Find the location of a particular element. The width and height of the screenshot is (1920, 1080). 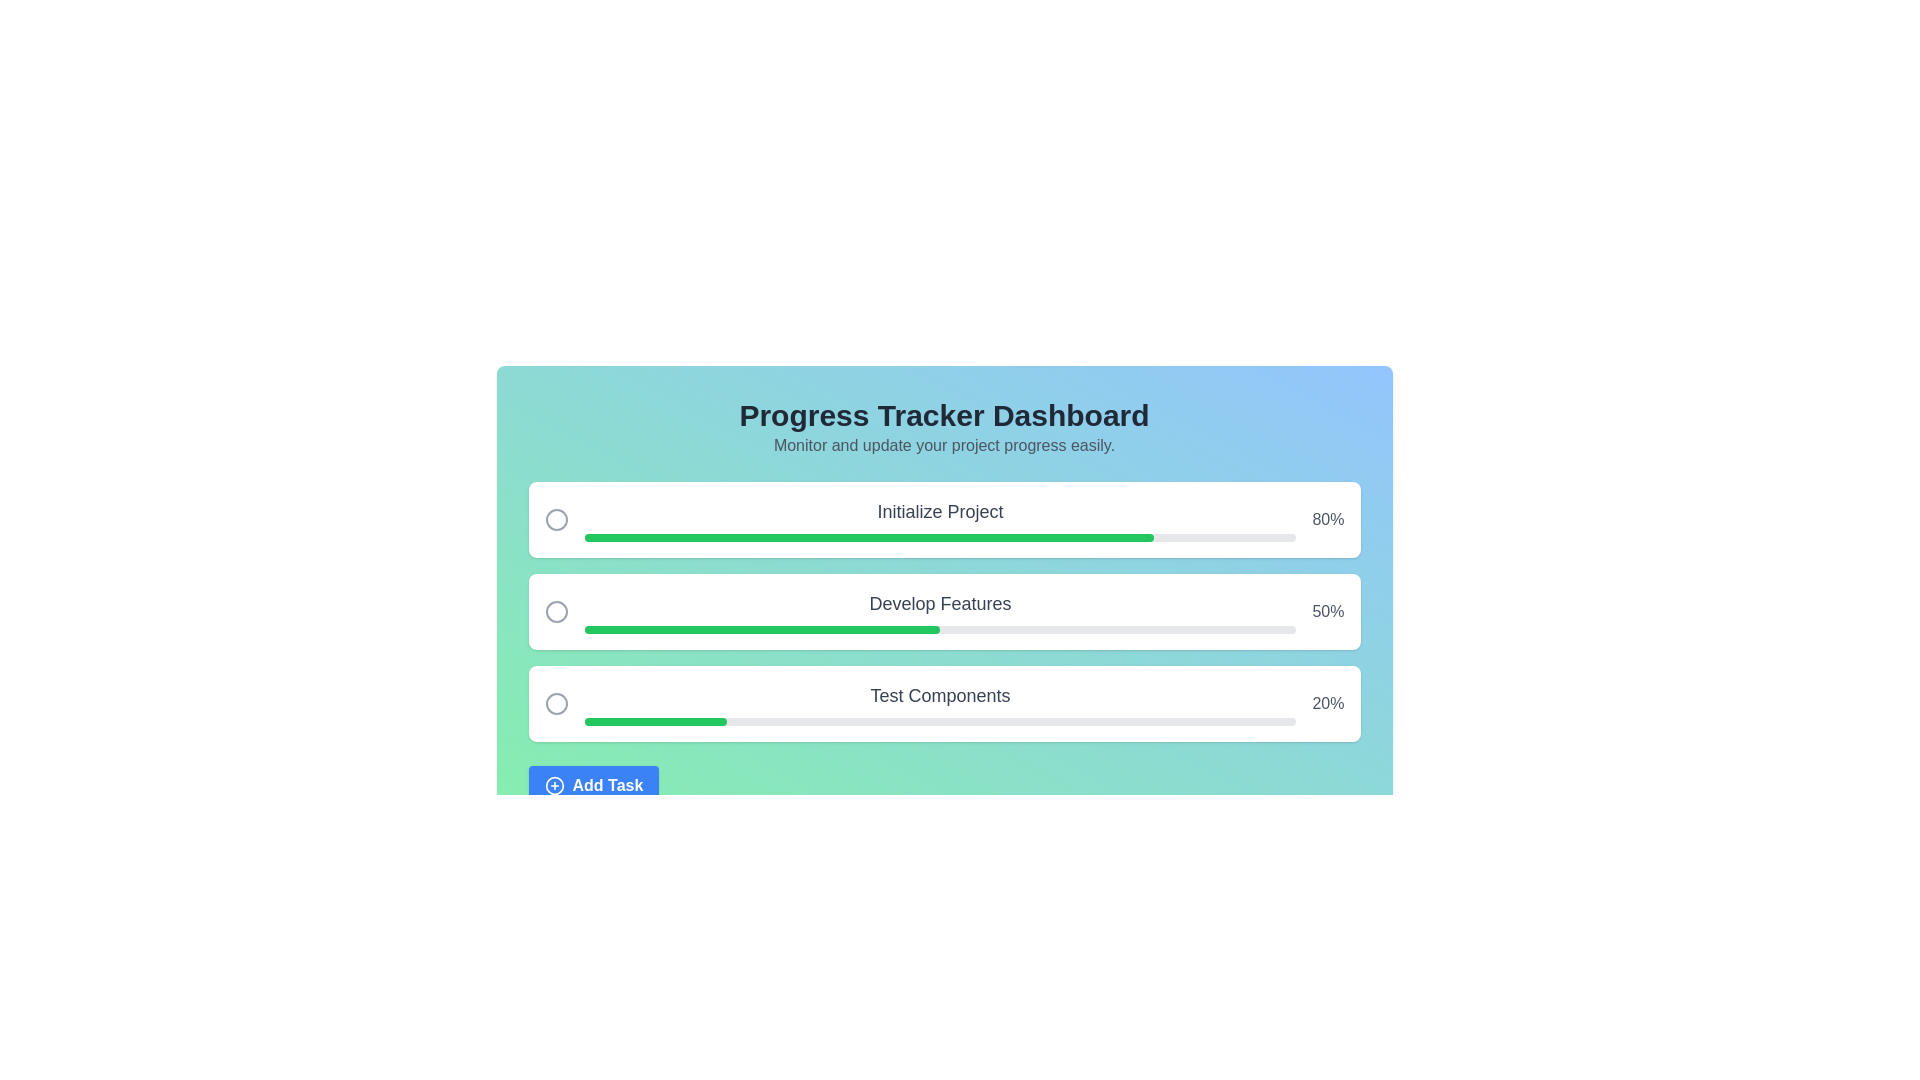

the 'Initialize Project' text label, which is the first task is located at coordinates (939, 511).